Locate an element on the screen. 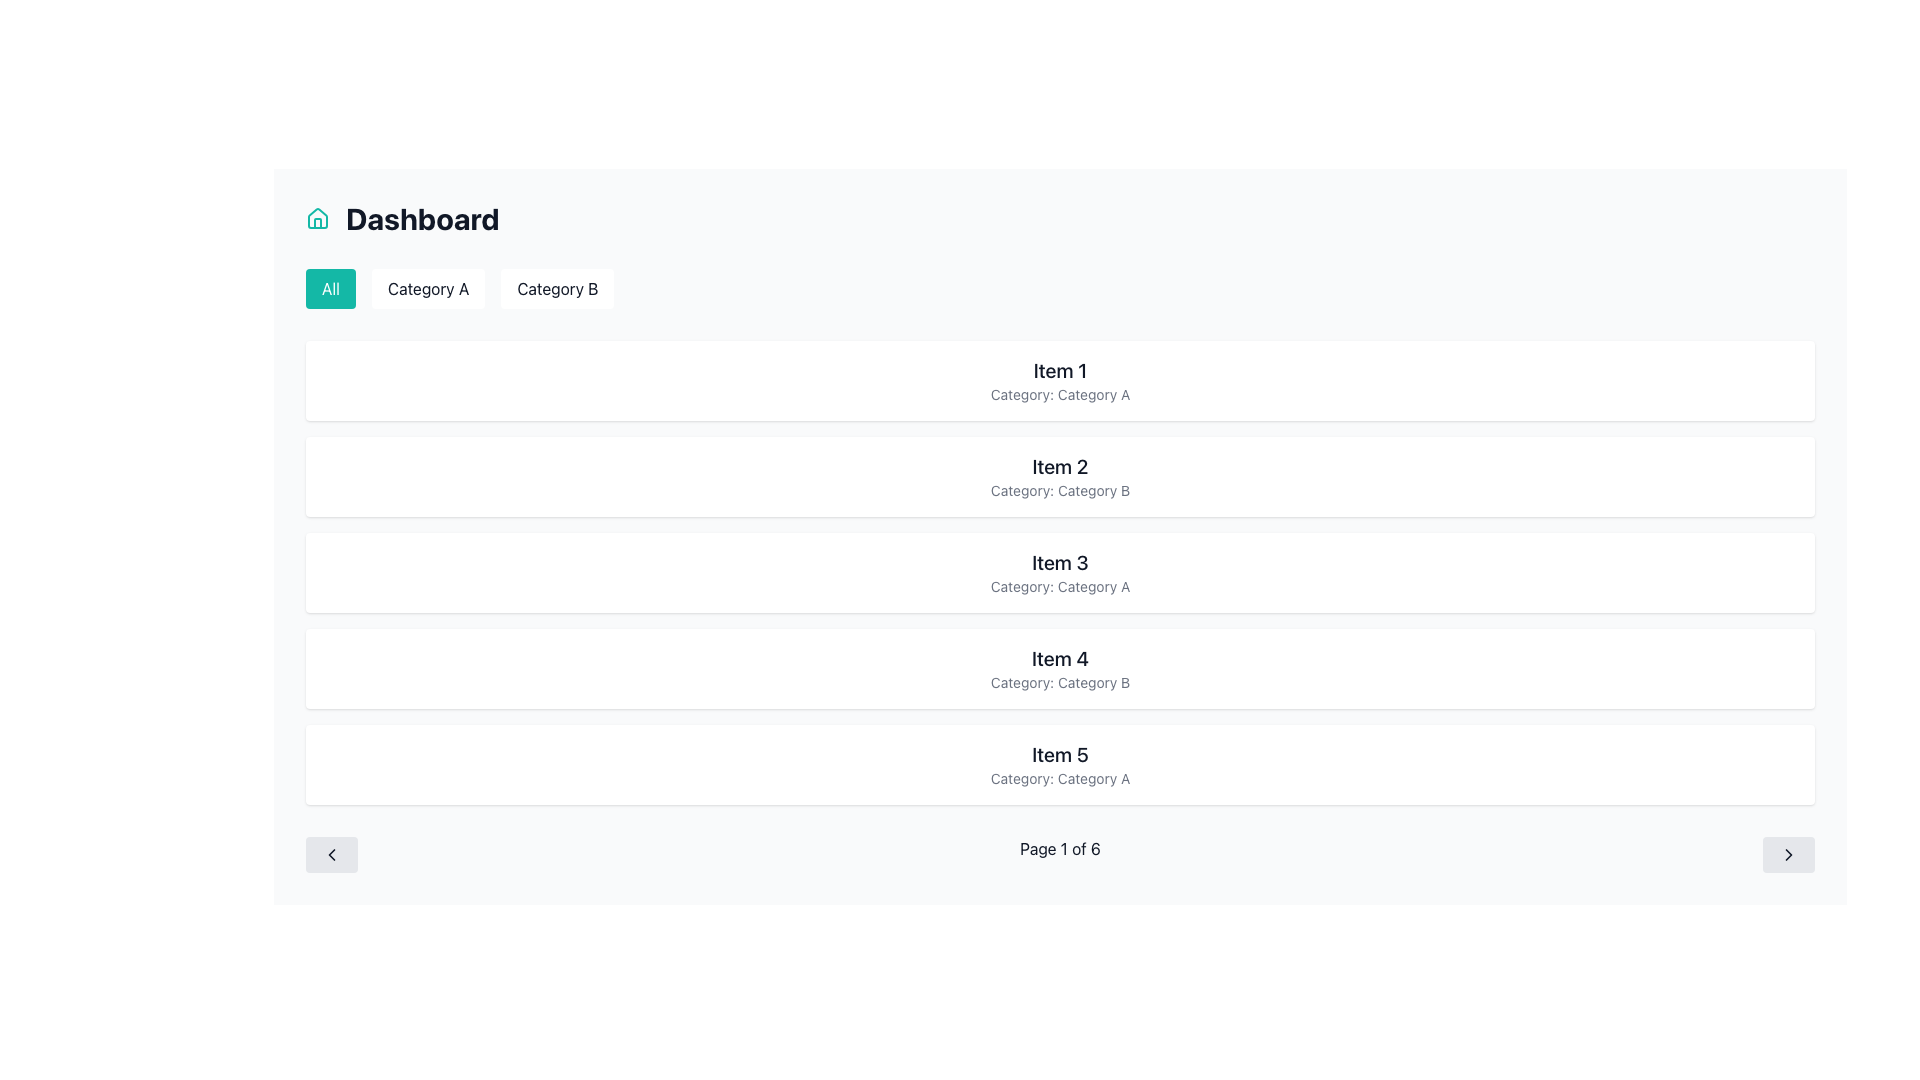 This screenshot has height=1080, width=1920. the 'All' button located under the 'Dashboard' heading to filter displayed content and show all categories is located at coordinates (331, 289).